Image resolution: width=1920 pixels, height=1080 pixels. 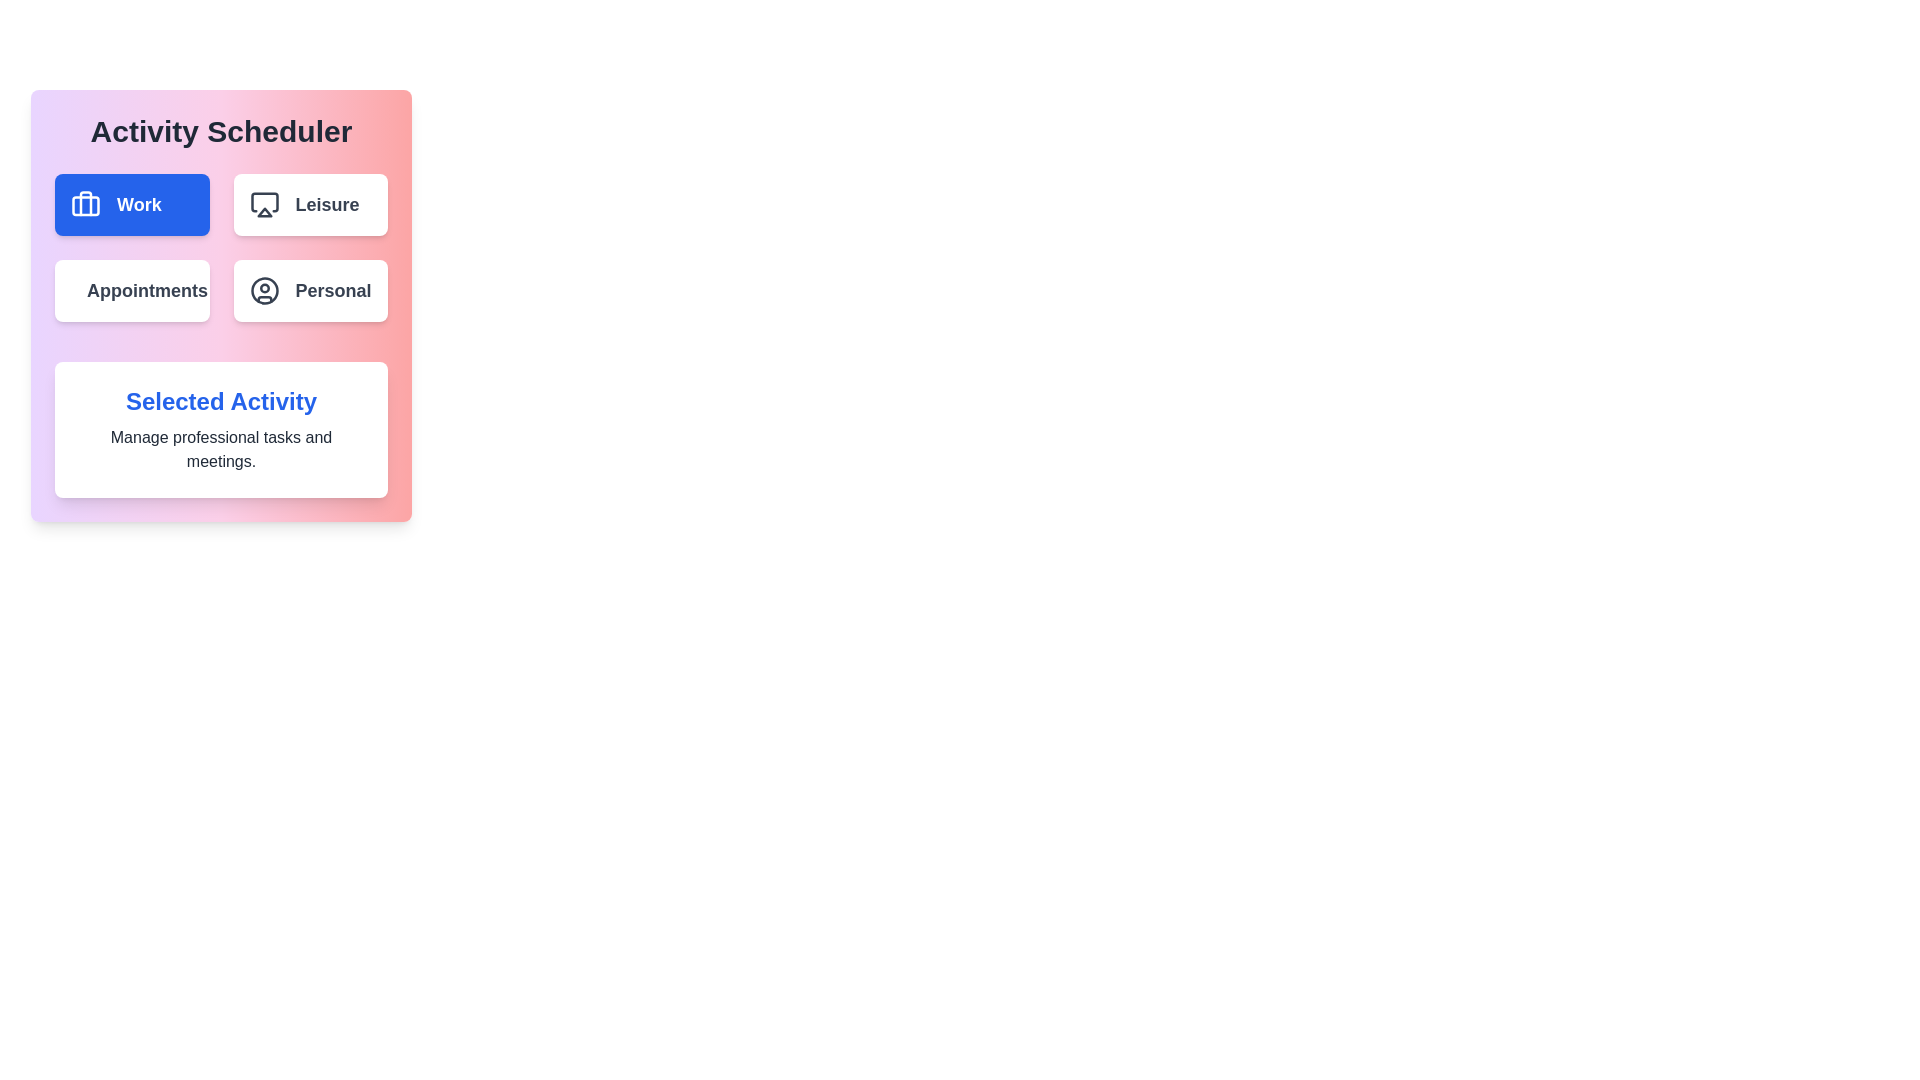 What do you see at coordinates (333, 290) in the screenshot?
I see `text 'Personal' located in the button UI component positioned in the second row, second column of the grid layout` at bounding box center [333, 290].